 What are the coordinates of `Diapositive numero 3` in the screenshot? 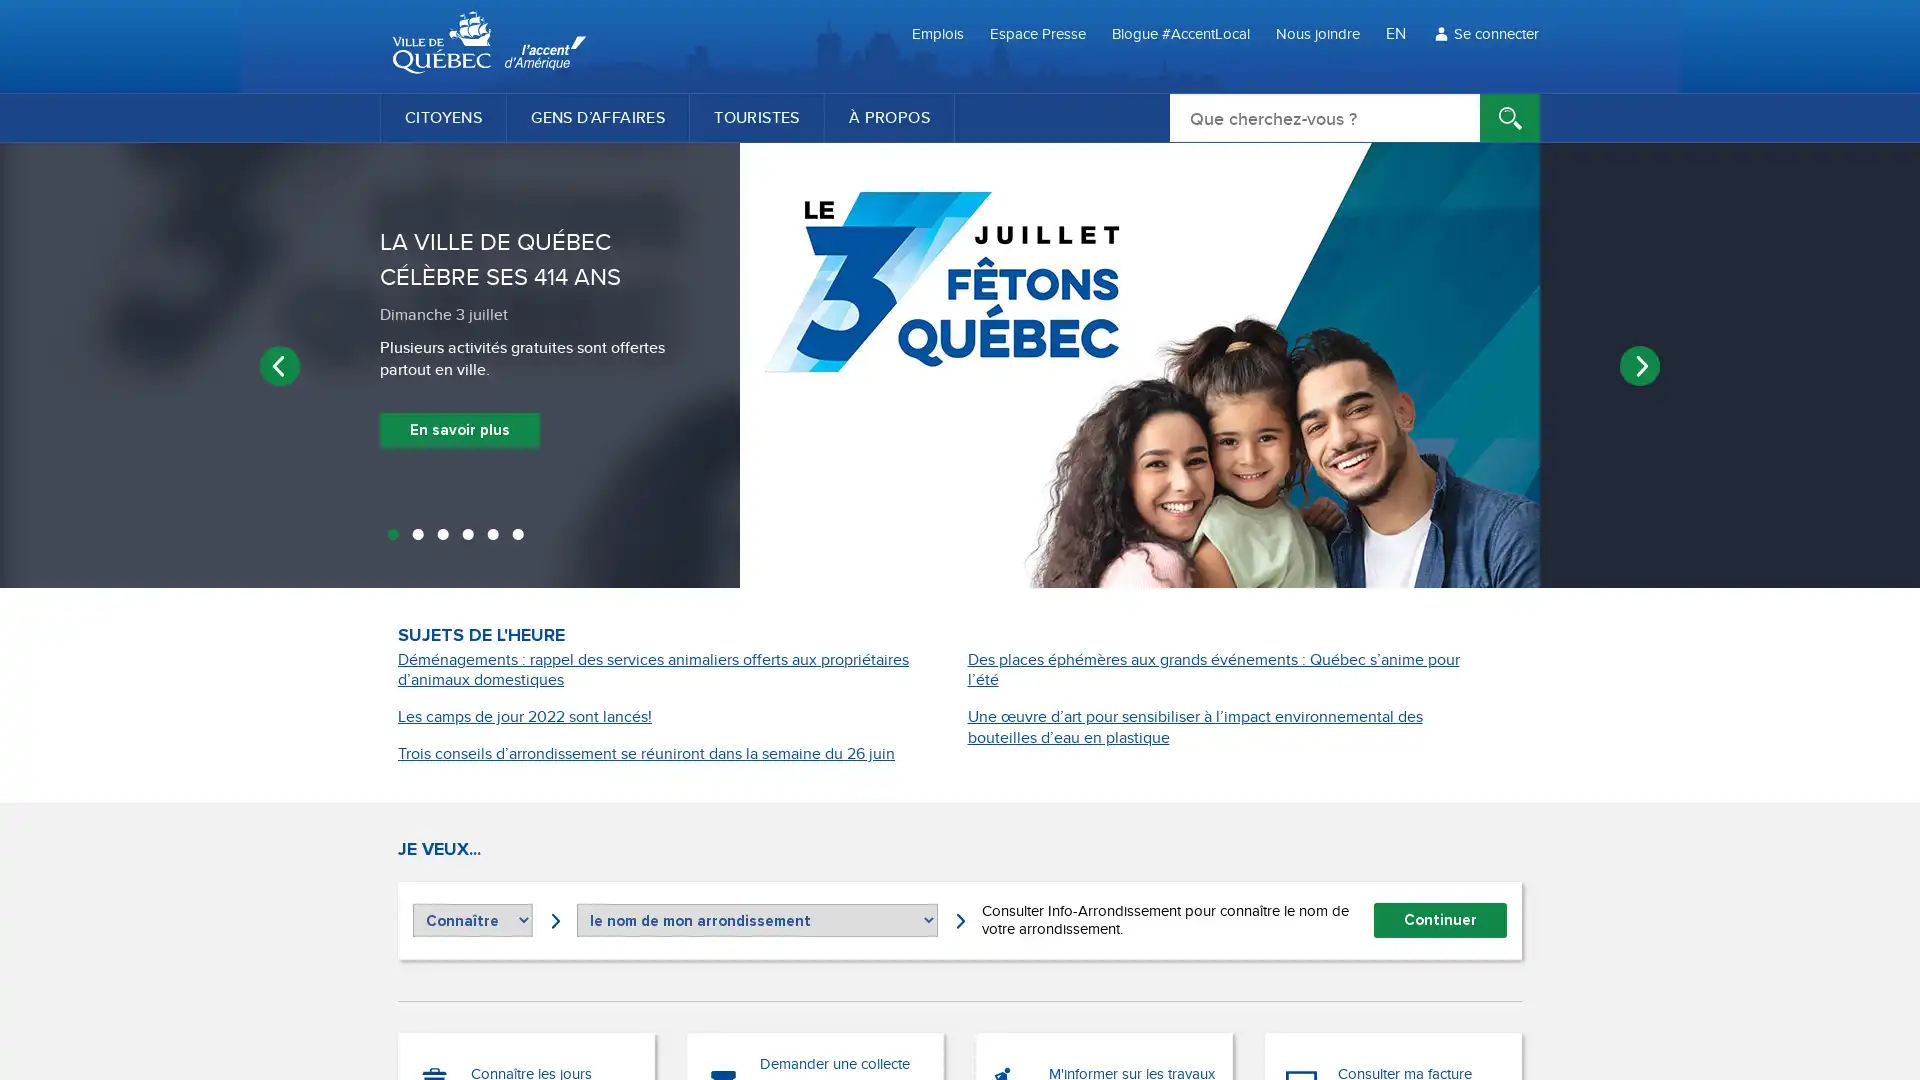 It's located at (441, 535).